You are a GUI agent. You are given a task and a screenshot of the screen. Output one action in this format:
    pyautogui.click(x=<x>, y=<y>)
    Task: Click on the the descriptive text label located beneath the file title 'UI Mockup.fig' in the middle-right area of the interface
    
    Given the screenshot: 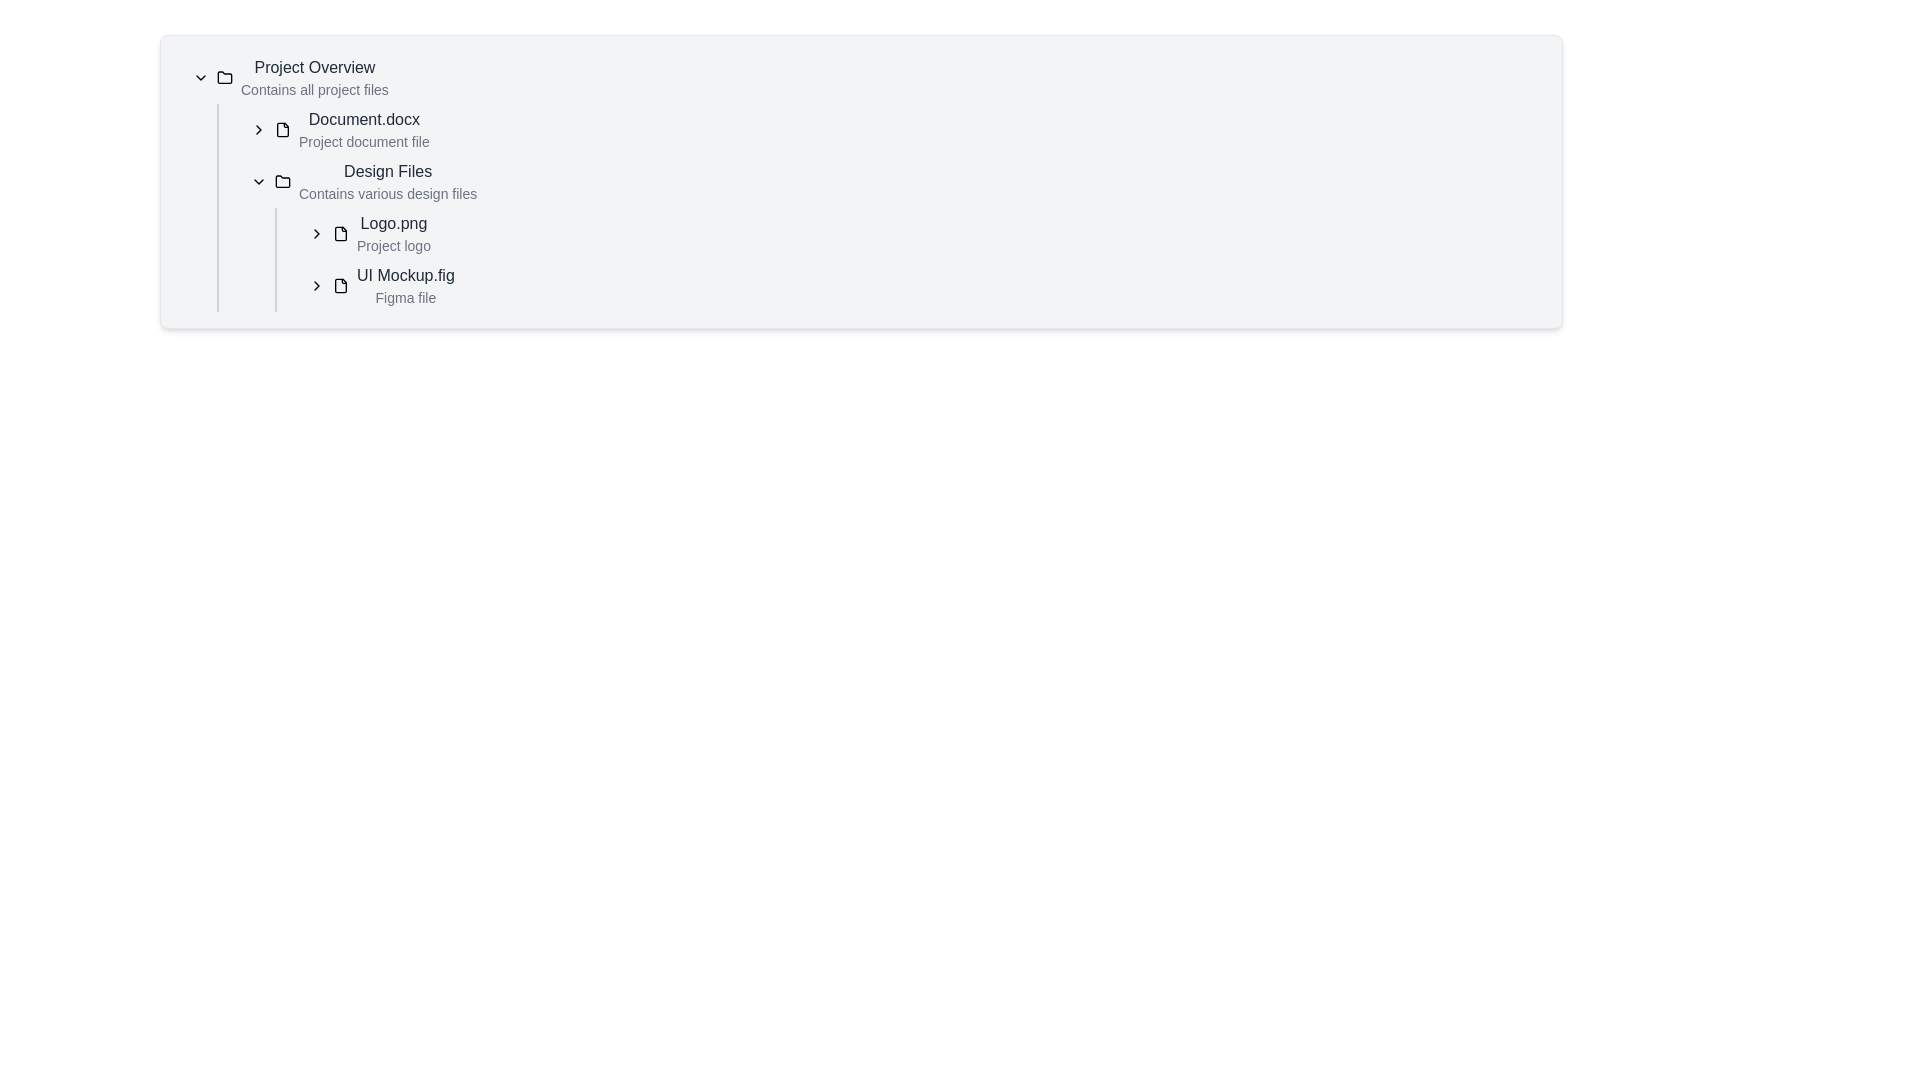 What is the action you would take?
    pyautogui.click(x=404, y=297)
    